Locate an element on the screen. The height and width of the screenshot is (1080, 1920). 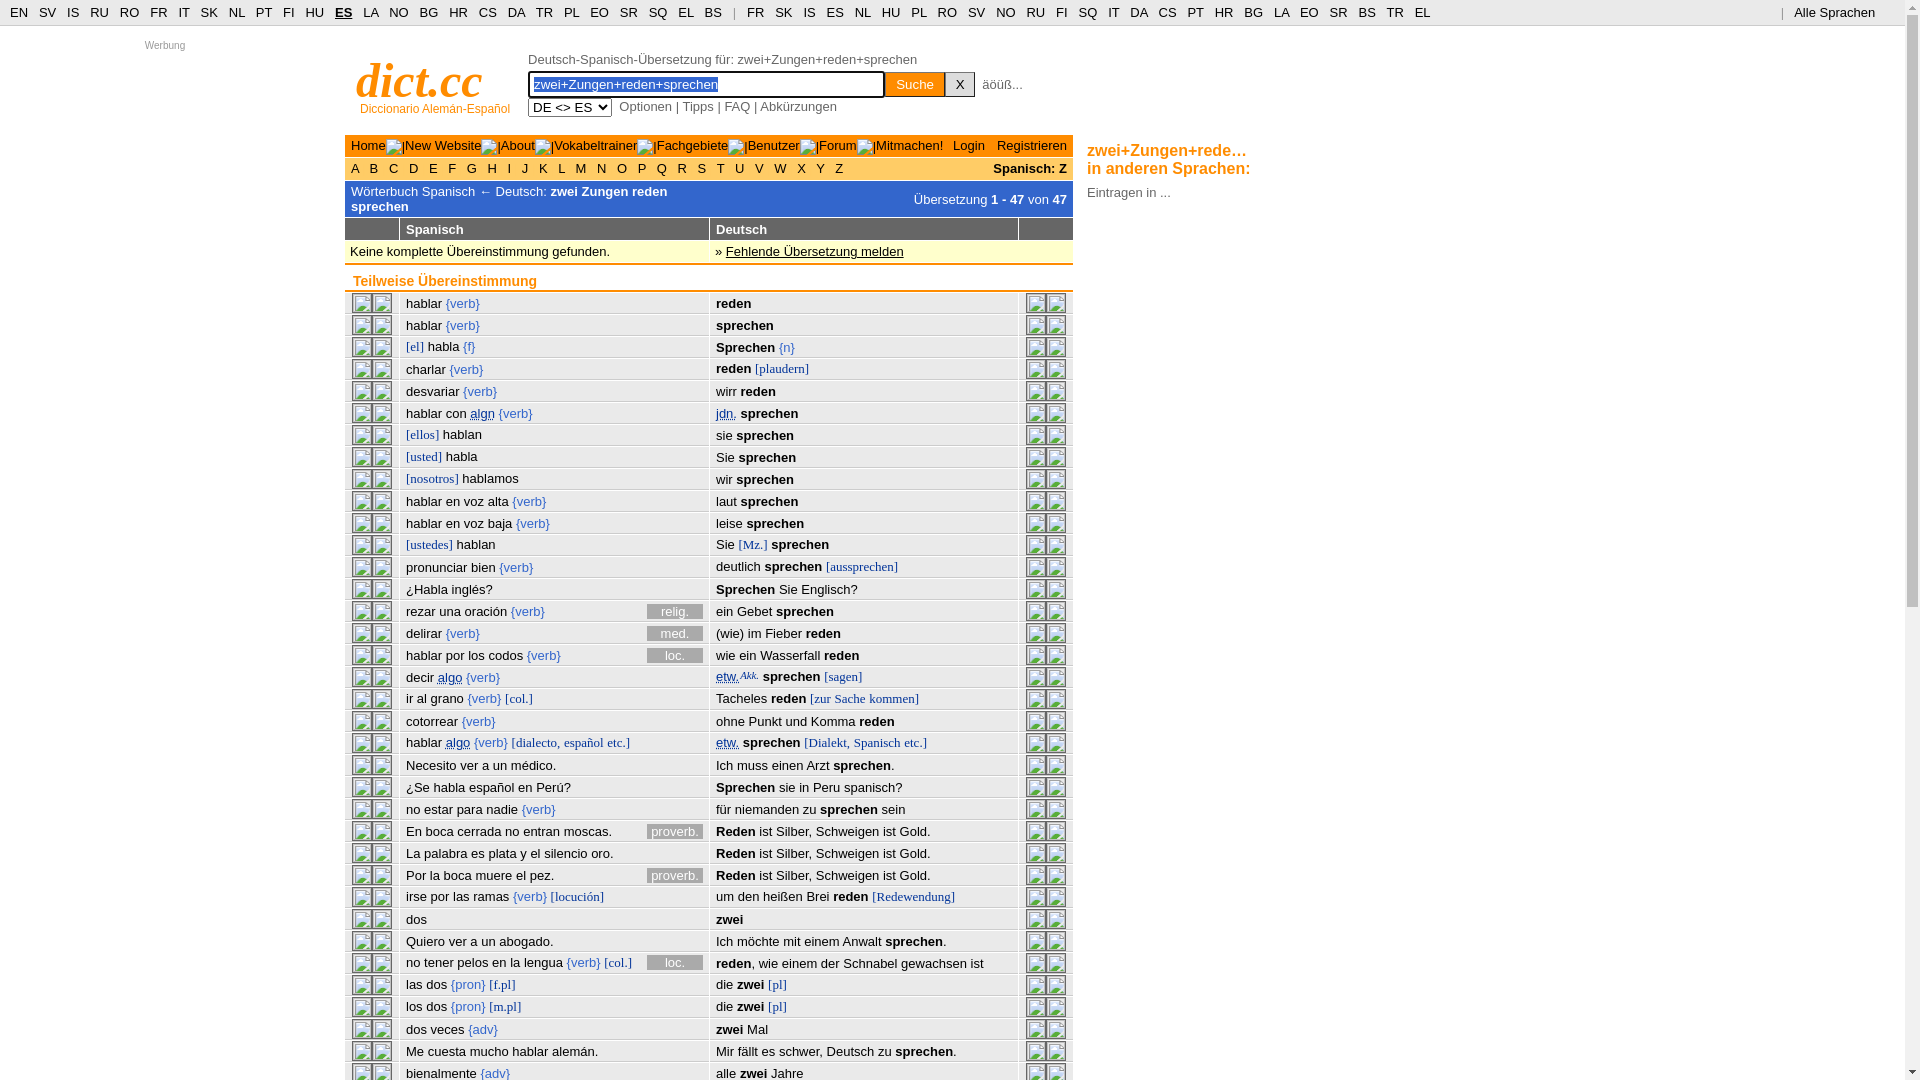
'silencio' is located at coordinates (564, 853).